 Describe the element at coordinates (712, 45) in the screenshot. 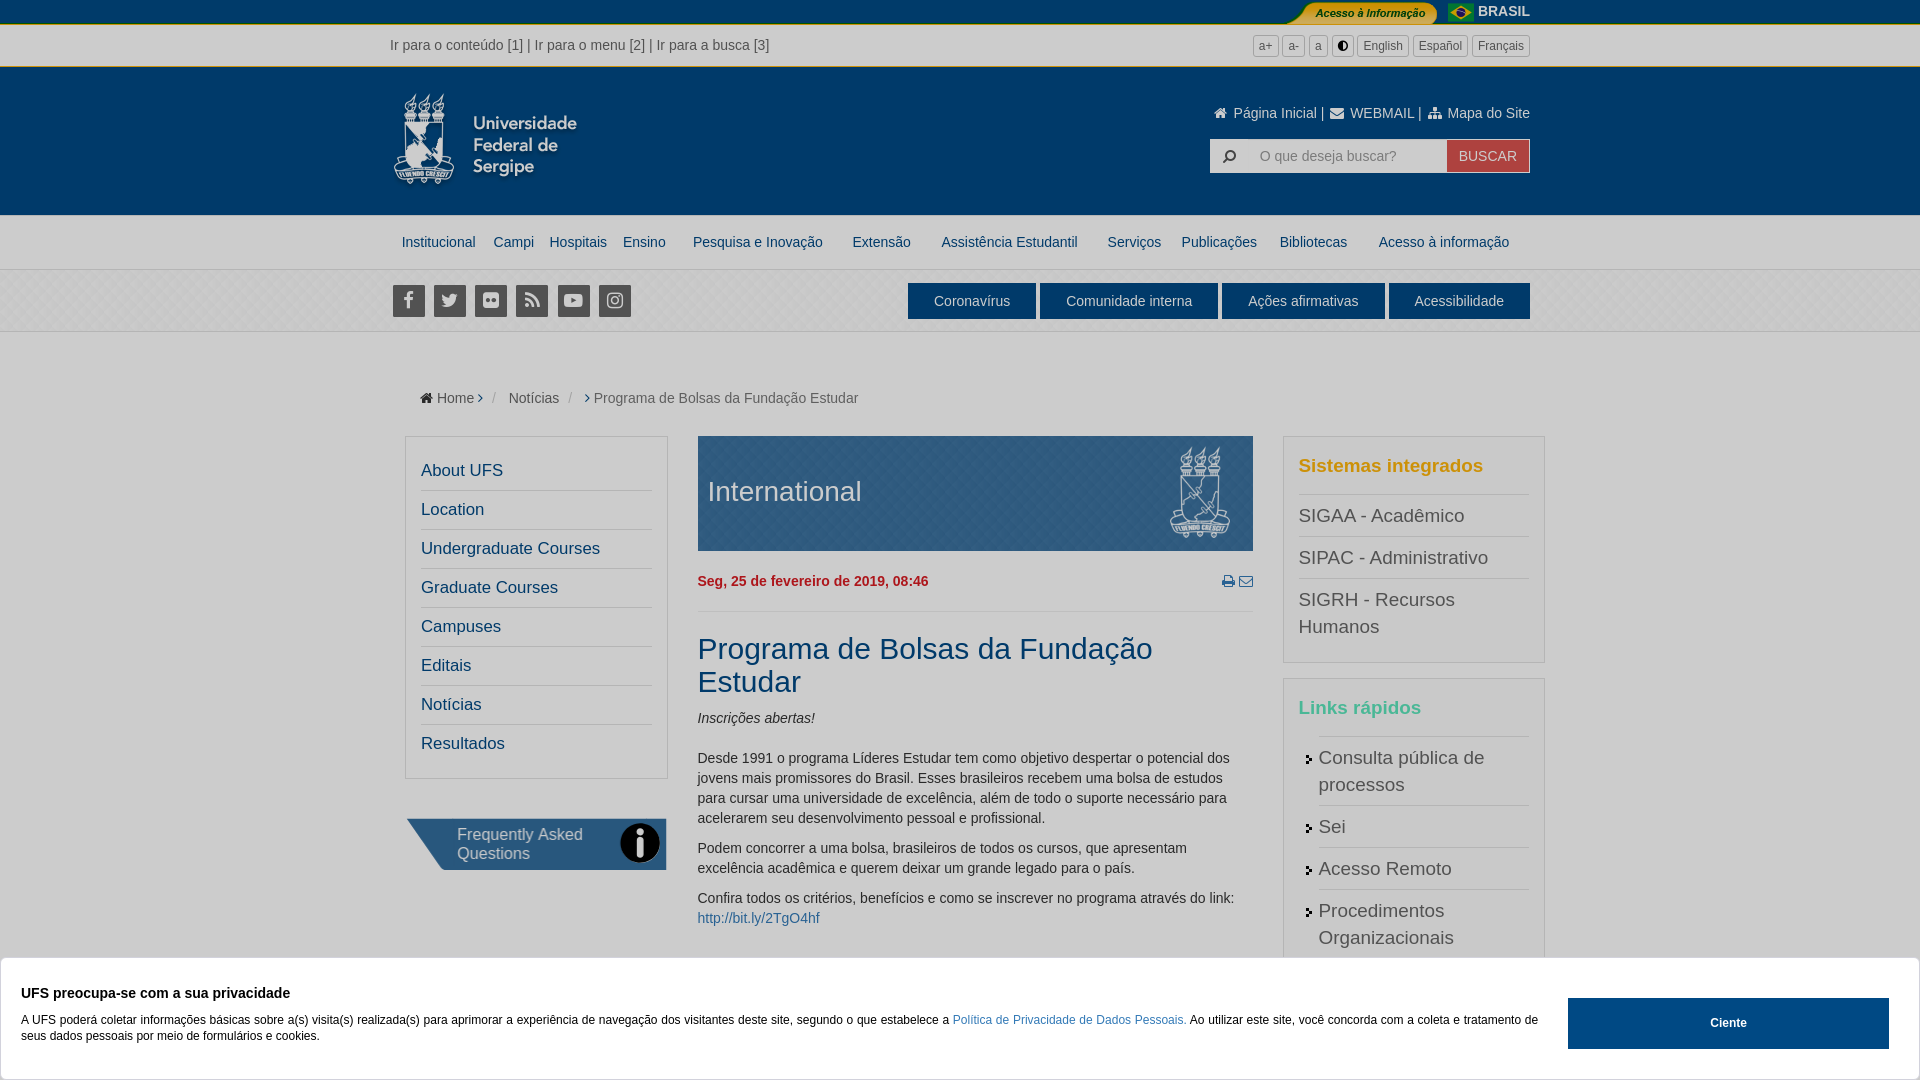

I see `'Ir para a busca [3]'` at that location.